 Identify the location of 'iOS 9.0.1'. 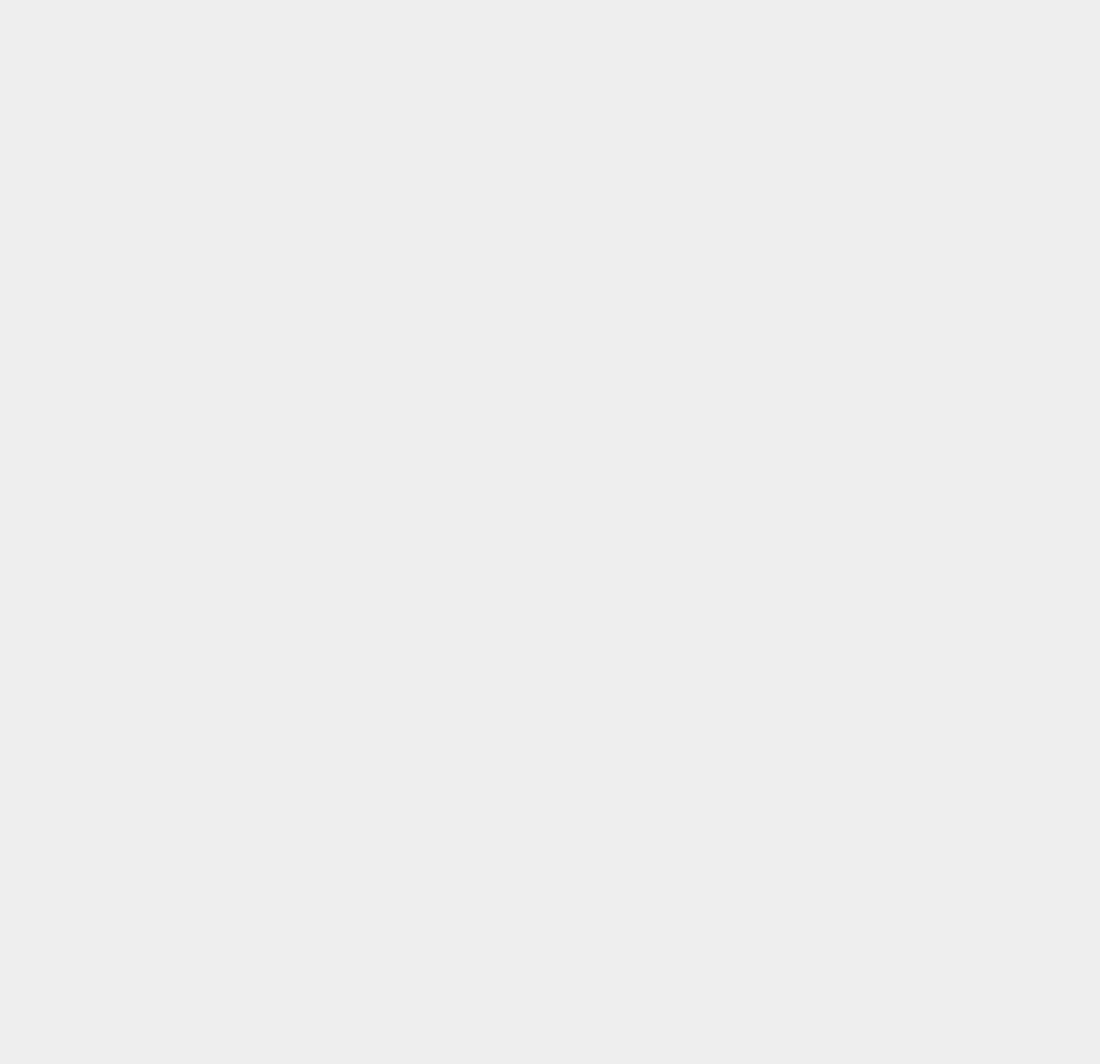
(778, 35).